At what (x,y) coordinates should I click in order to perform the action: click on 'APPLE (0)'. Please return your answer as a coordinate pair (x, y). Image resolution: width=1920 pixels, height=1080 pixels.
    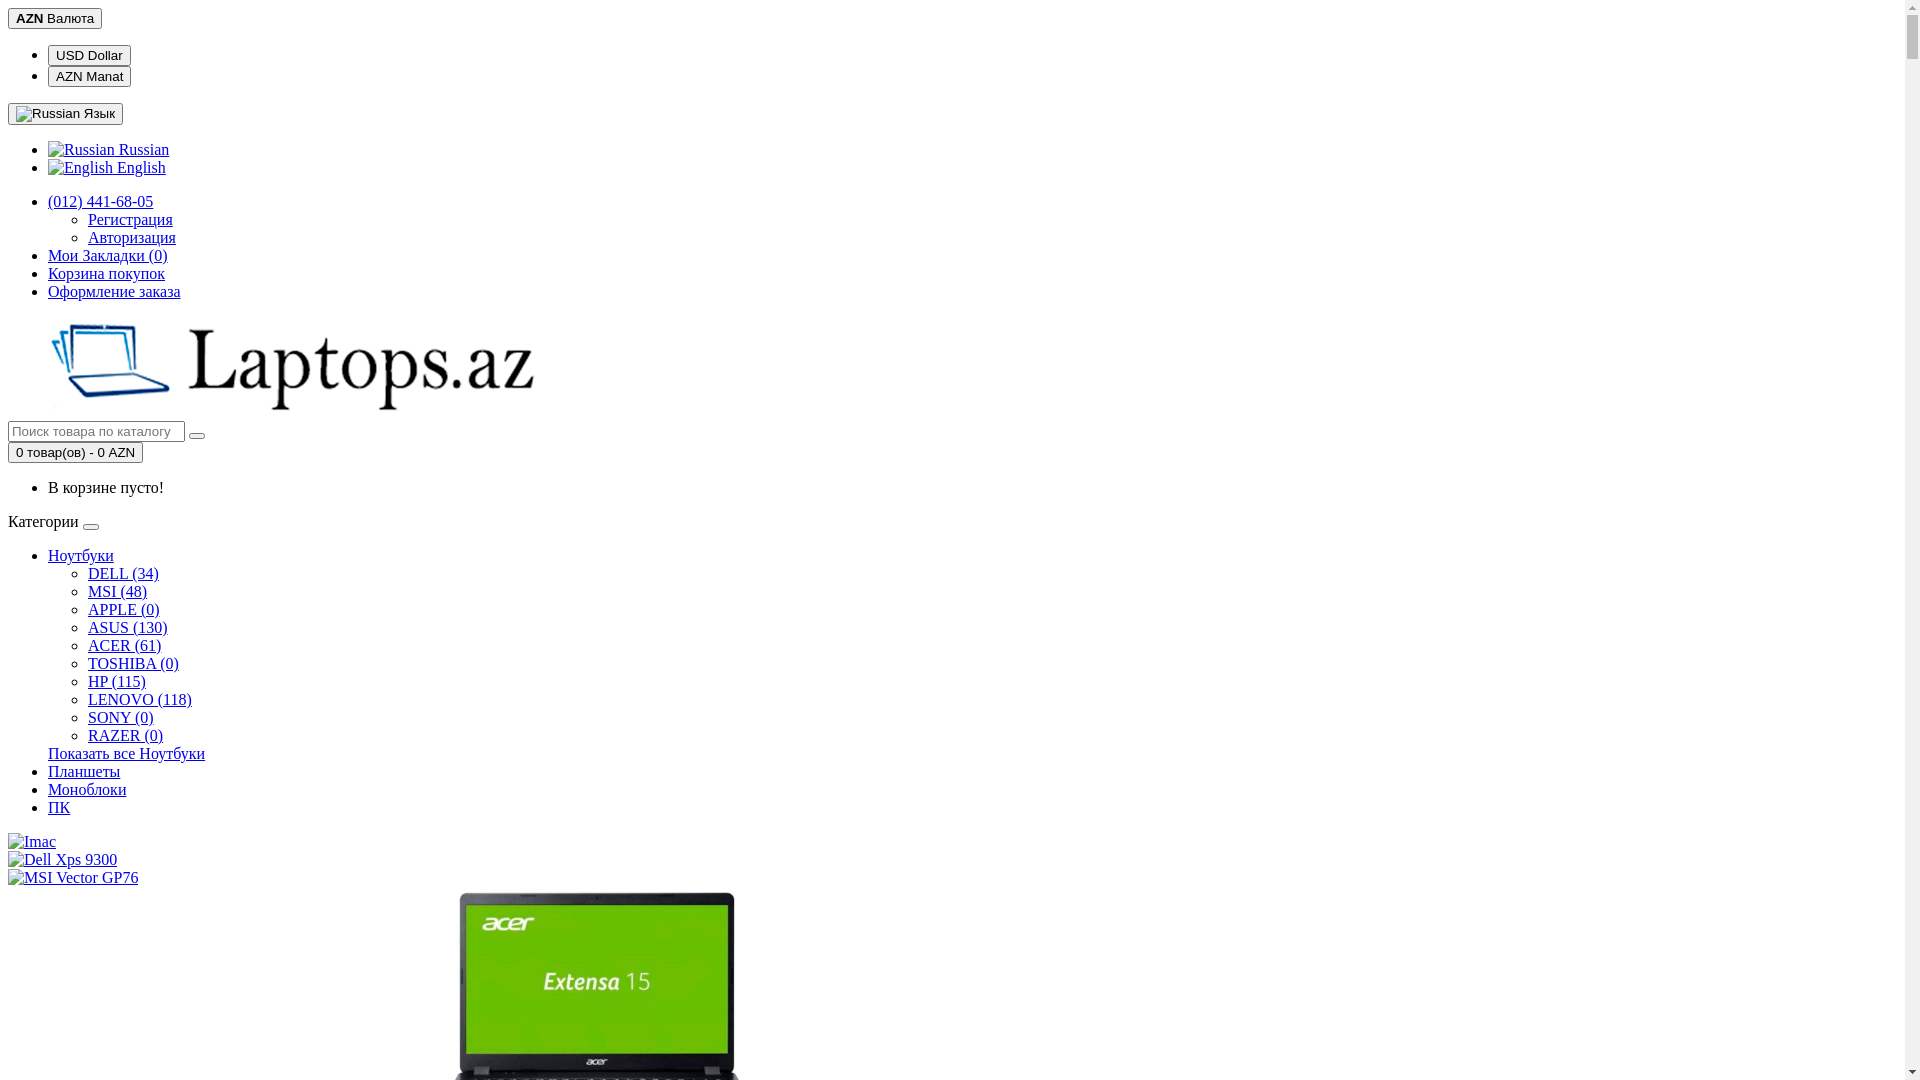
    Looking at the image, I should click on (123, 608).